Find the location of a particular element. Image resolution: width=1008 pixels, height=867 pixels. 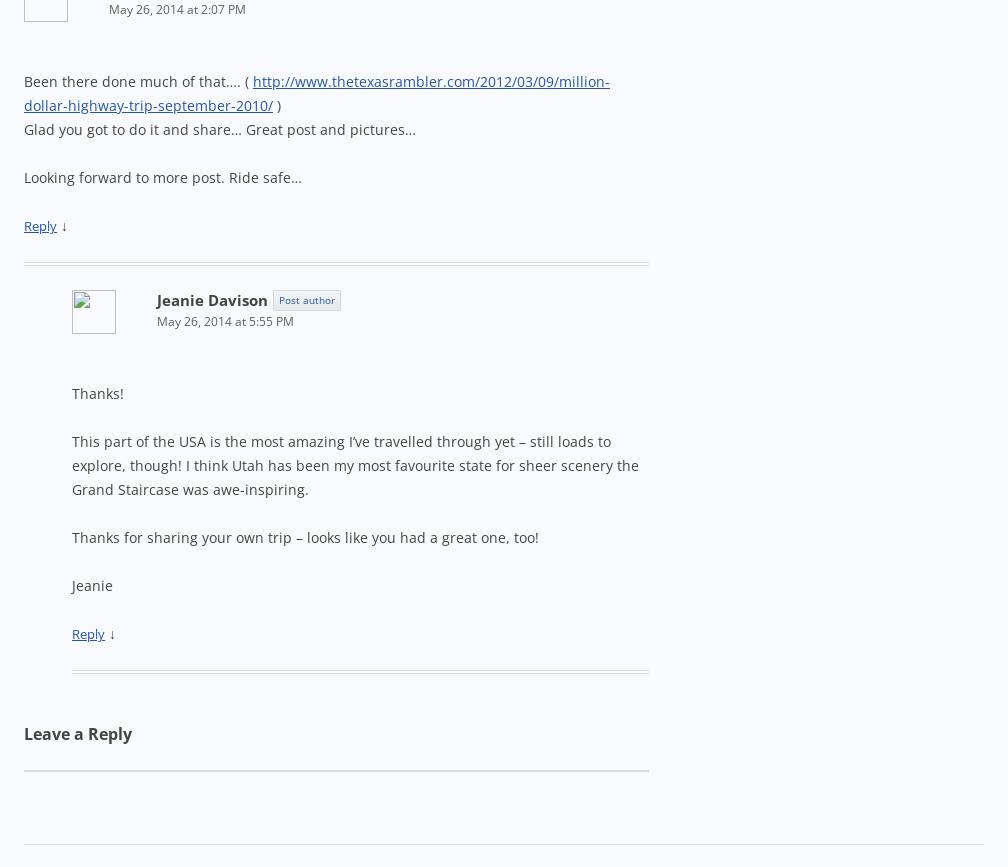

'Leave a Reply' is located at coordinates (78, 733).